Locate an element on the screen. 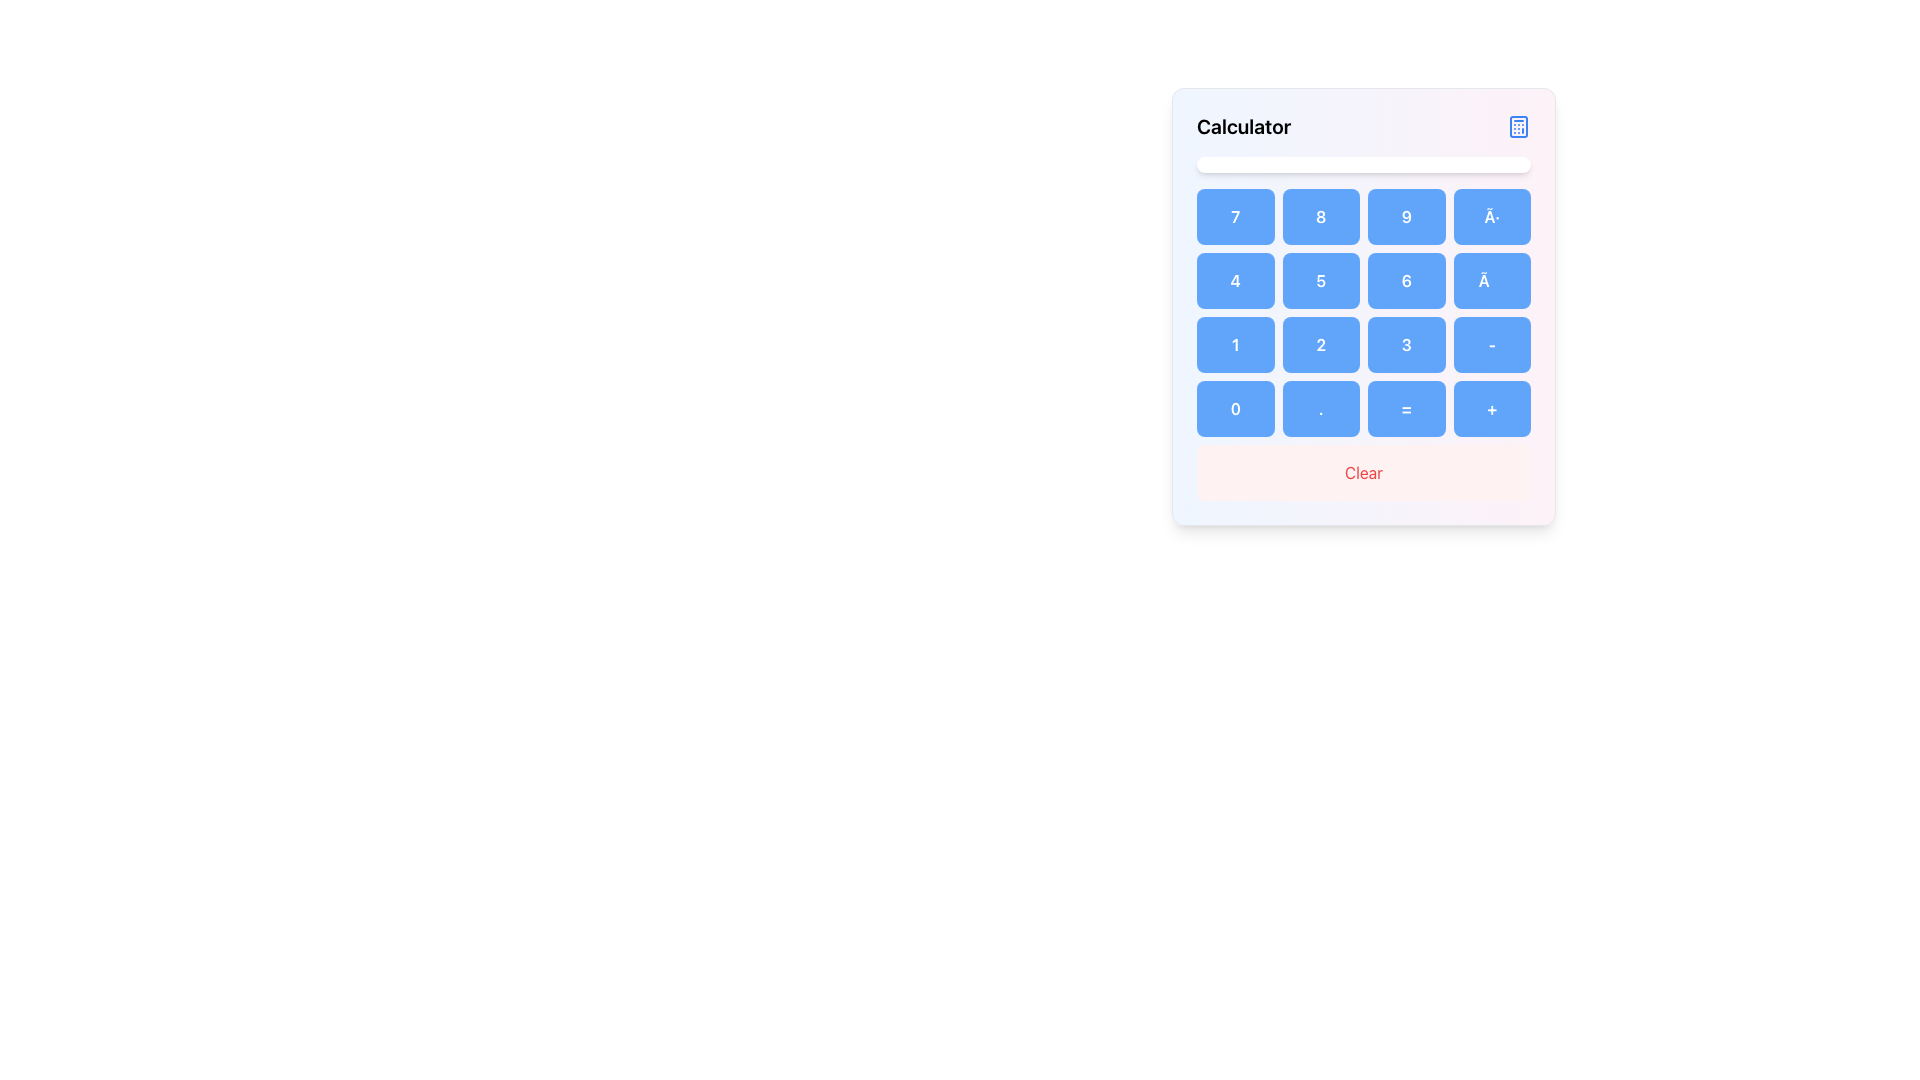 This screenshot has height=1080, width=1920. the rectangular '+' button with a blue background and rounded corners, located at the bottom-right of the grid, to input the addition operation is located at coordinates (1492, 407).